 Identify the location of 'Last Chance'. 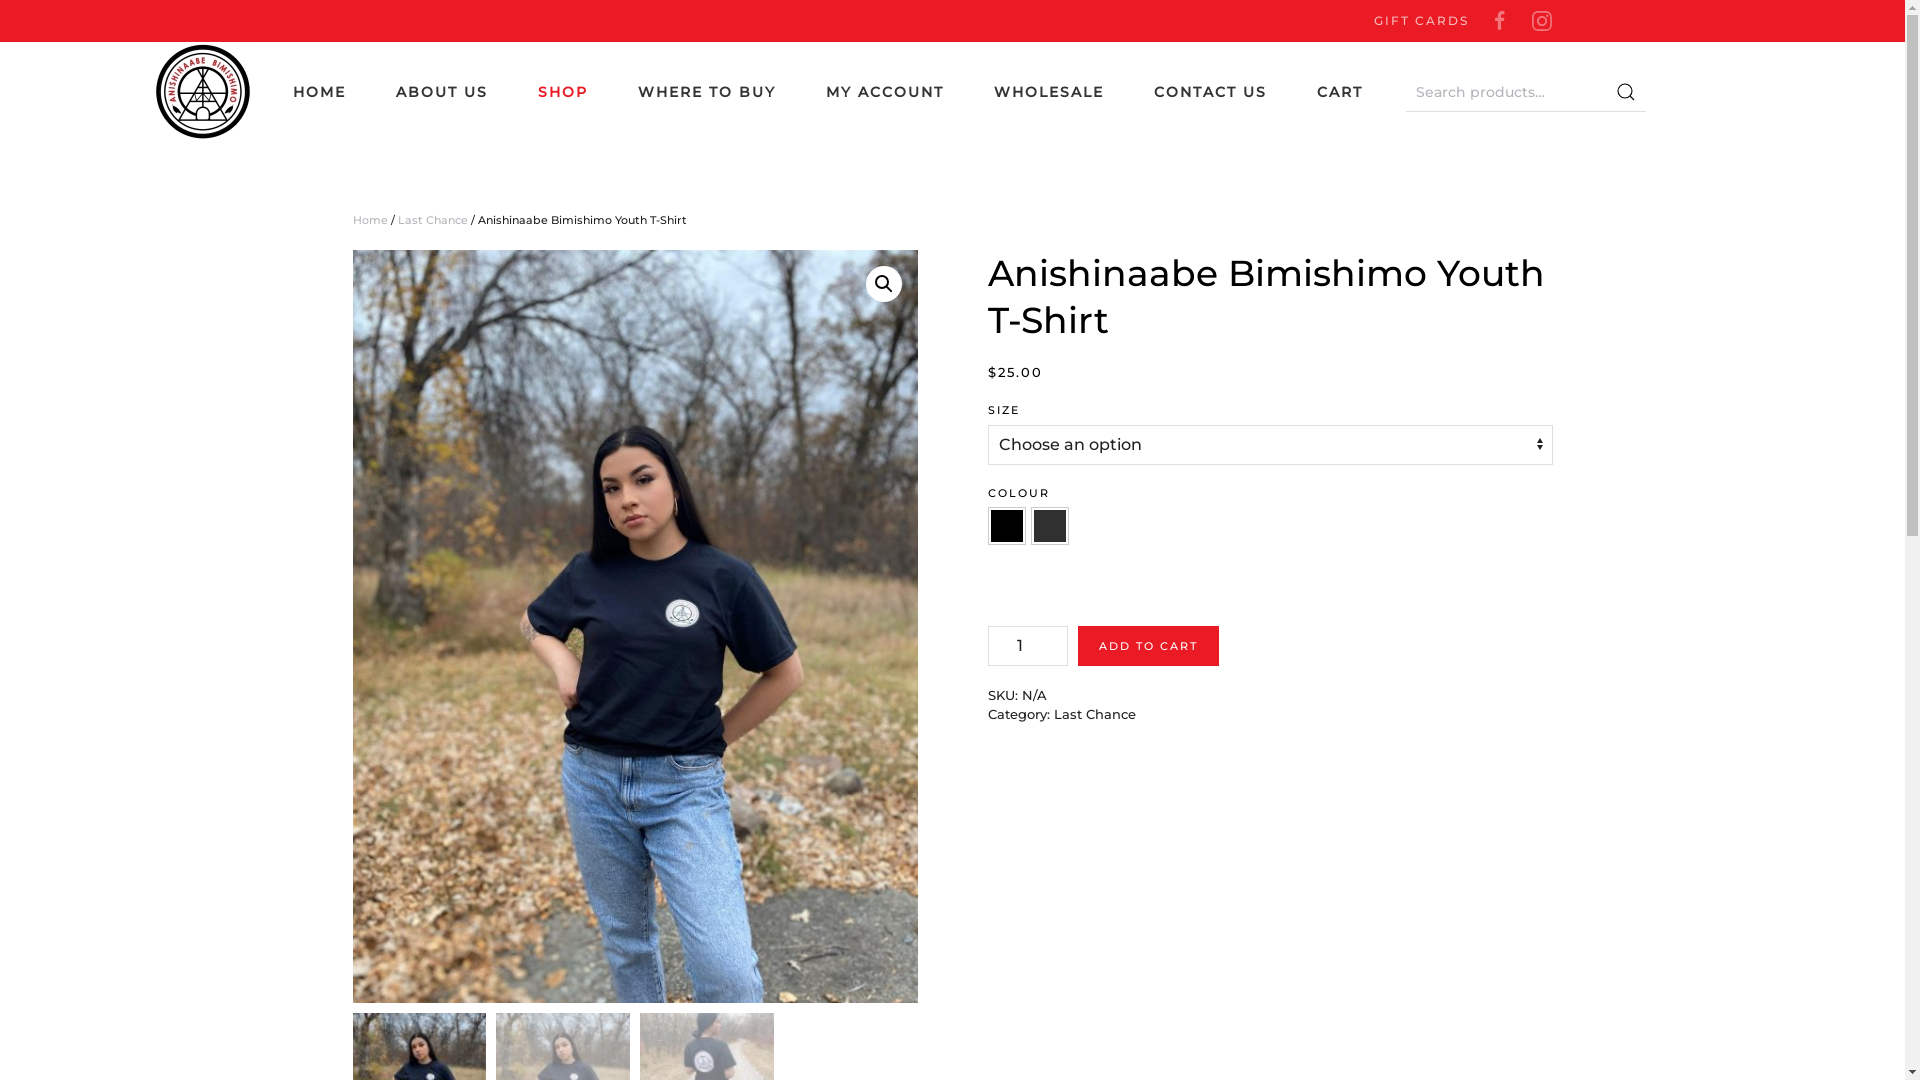
(1093, 712).